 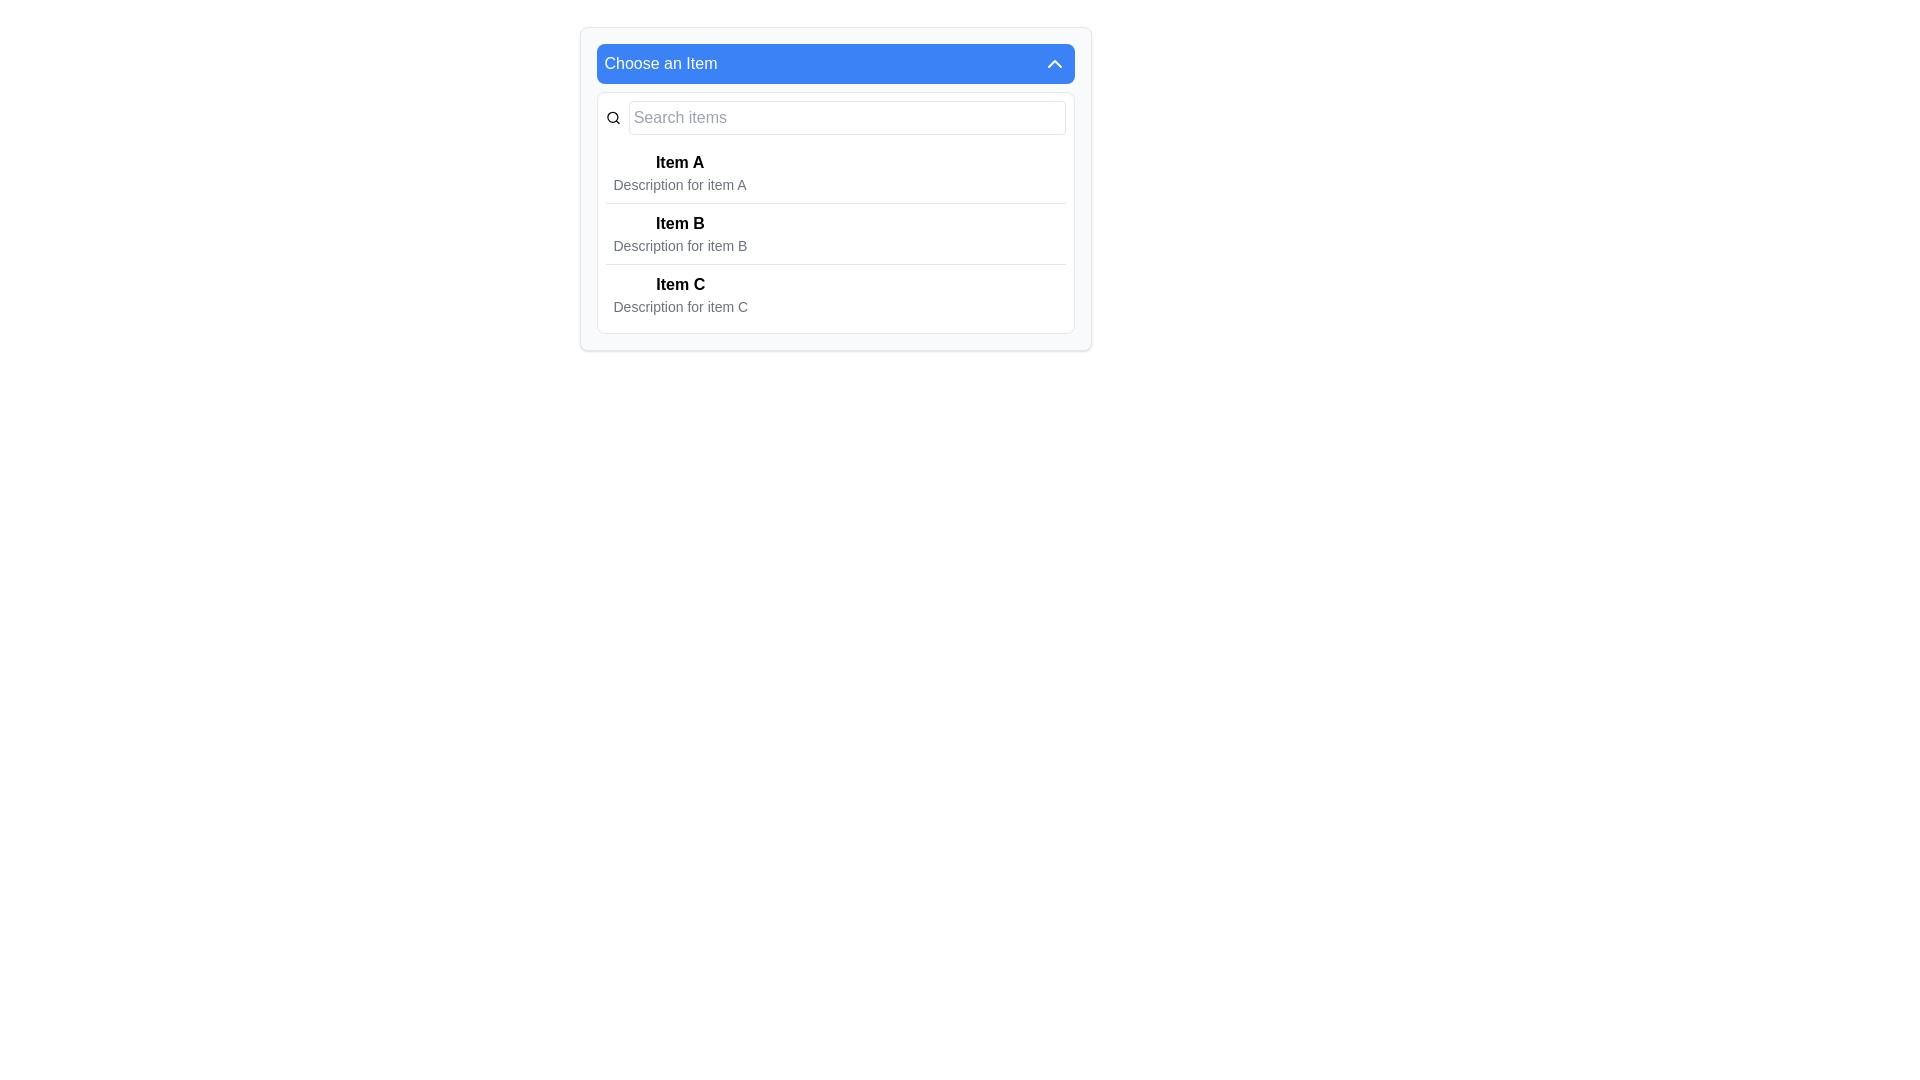 I want to click on the text label displaying 'Description for item B', which is located directly beneath the 'Item B' heading in the selection menu, so click(x=680, y=245).